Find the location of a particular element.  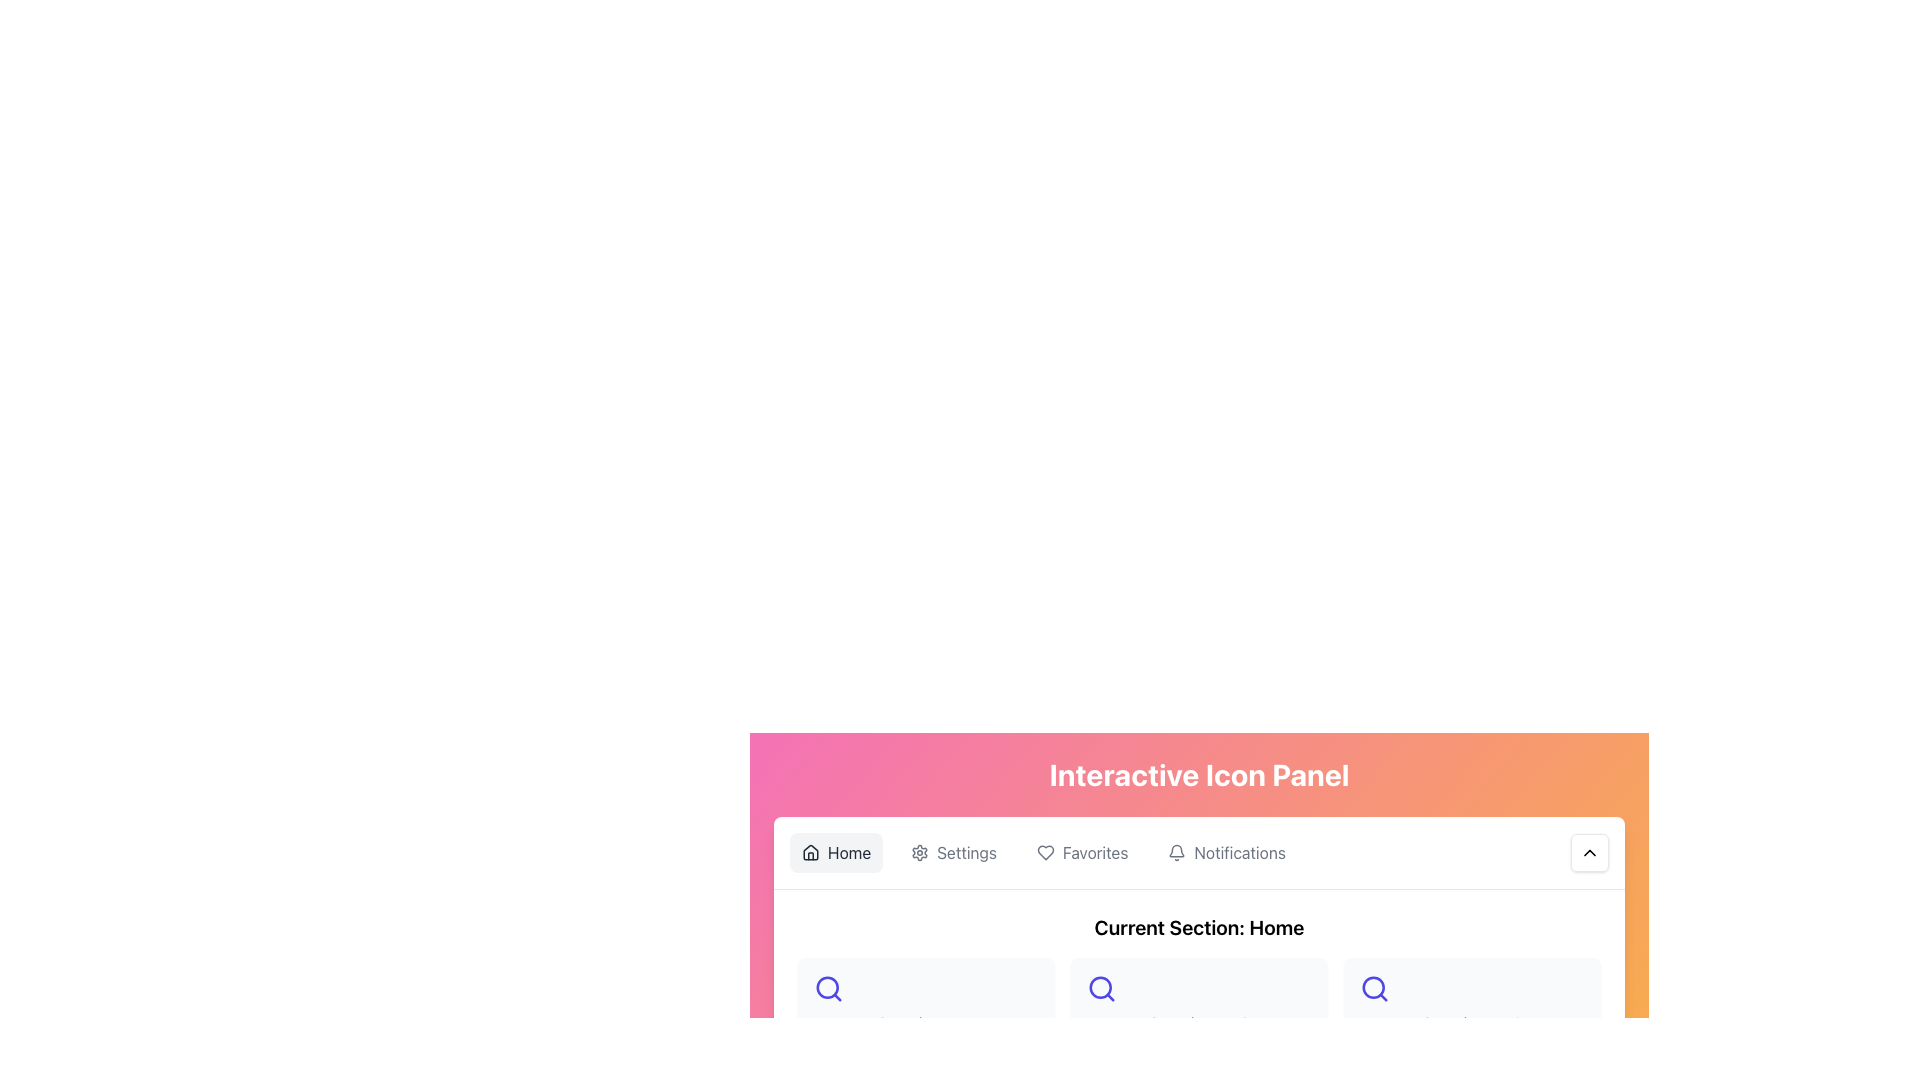

the 'Favorites' text label in the navigation bar, which is styled in medium gray and displays the word 'Favorites' next to a heart icon is located at coordinates (1094, 852).